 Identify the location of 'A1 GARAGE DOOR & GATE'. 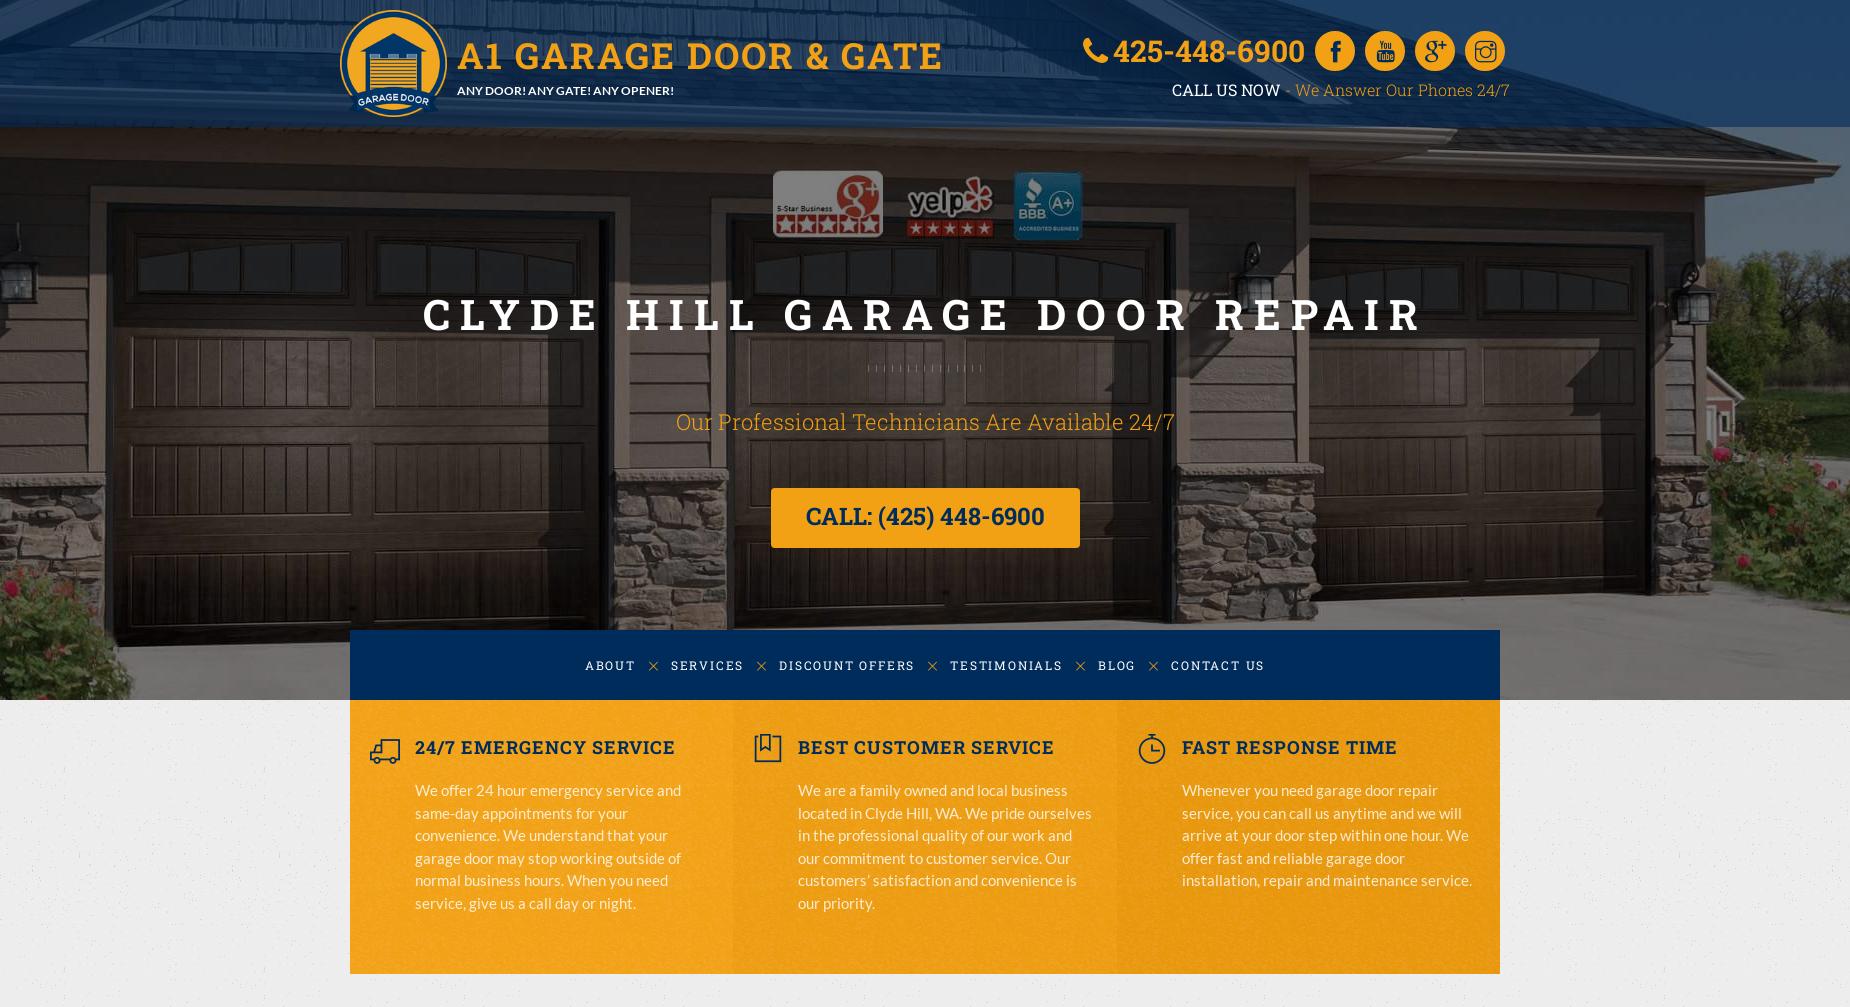
(700, 53).